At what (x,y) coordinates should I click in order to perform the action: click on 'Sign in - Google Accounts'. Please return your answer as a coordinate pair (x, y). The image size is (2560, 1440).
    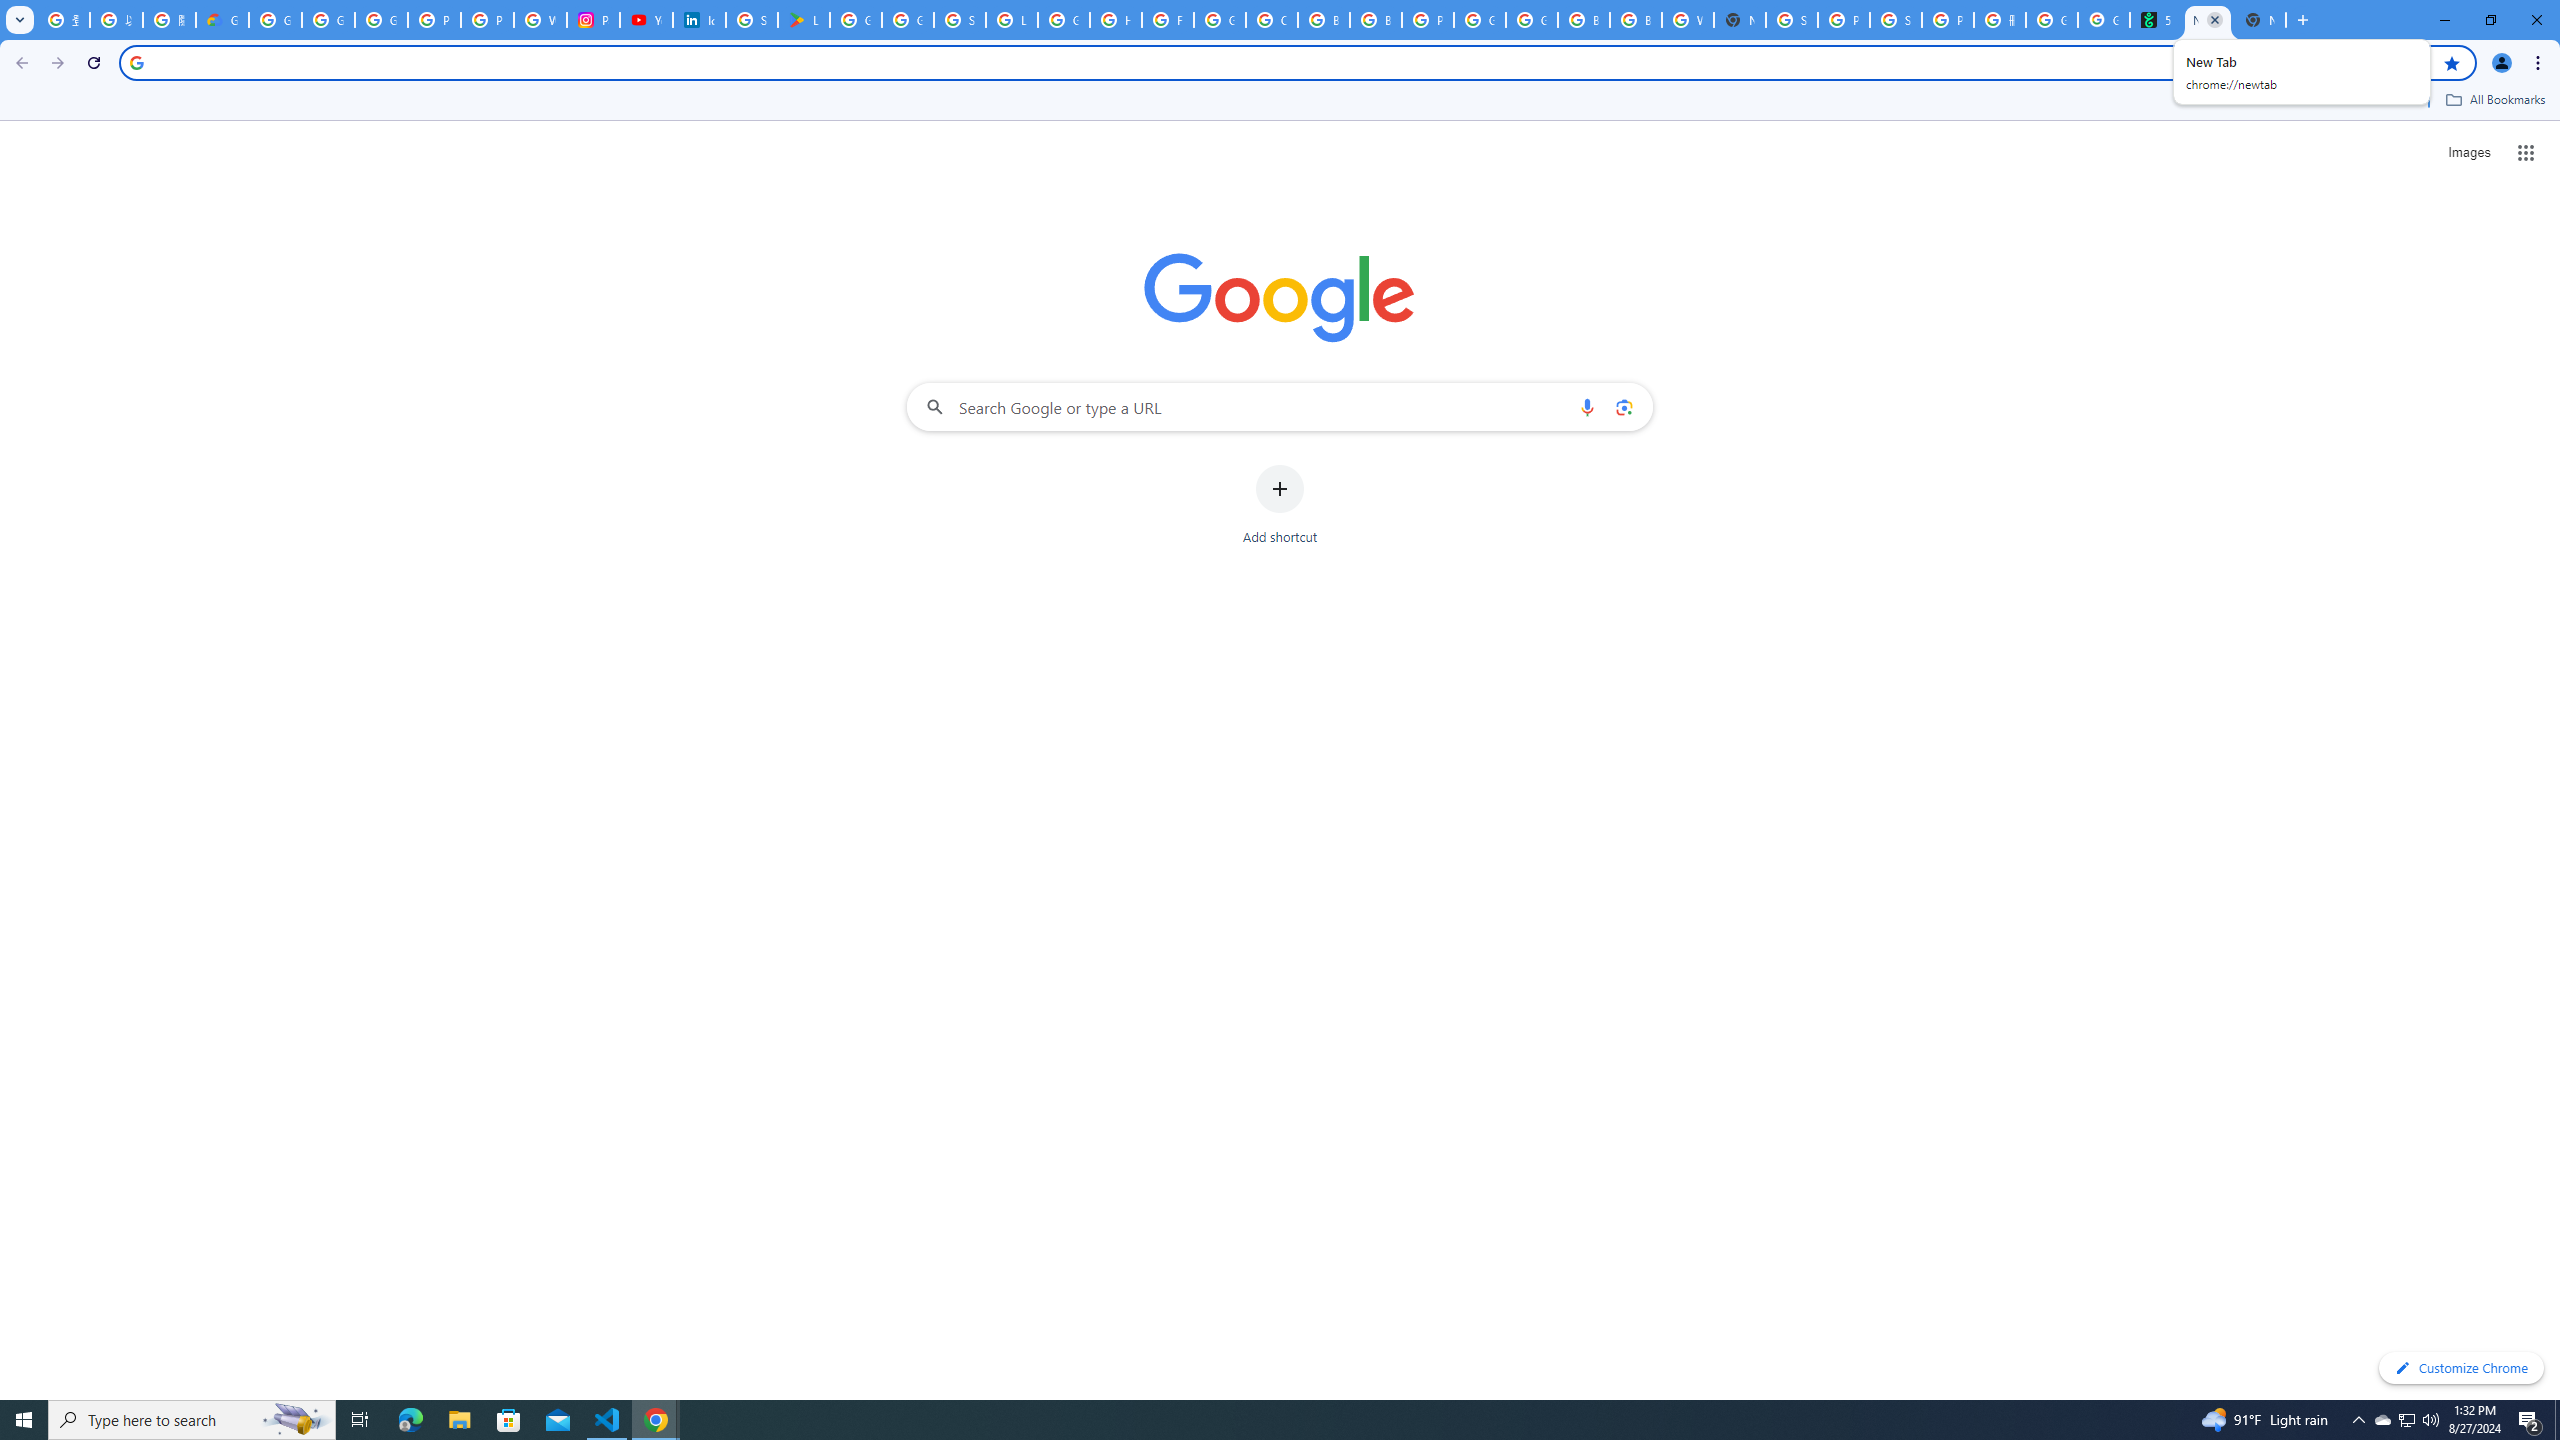
    Looking at the image, I should click on (1791, 19).